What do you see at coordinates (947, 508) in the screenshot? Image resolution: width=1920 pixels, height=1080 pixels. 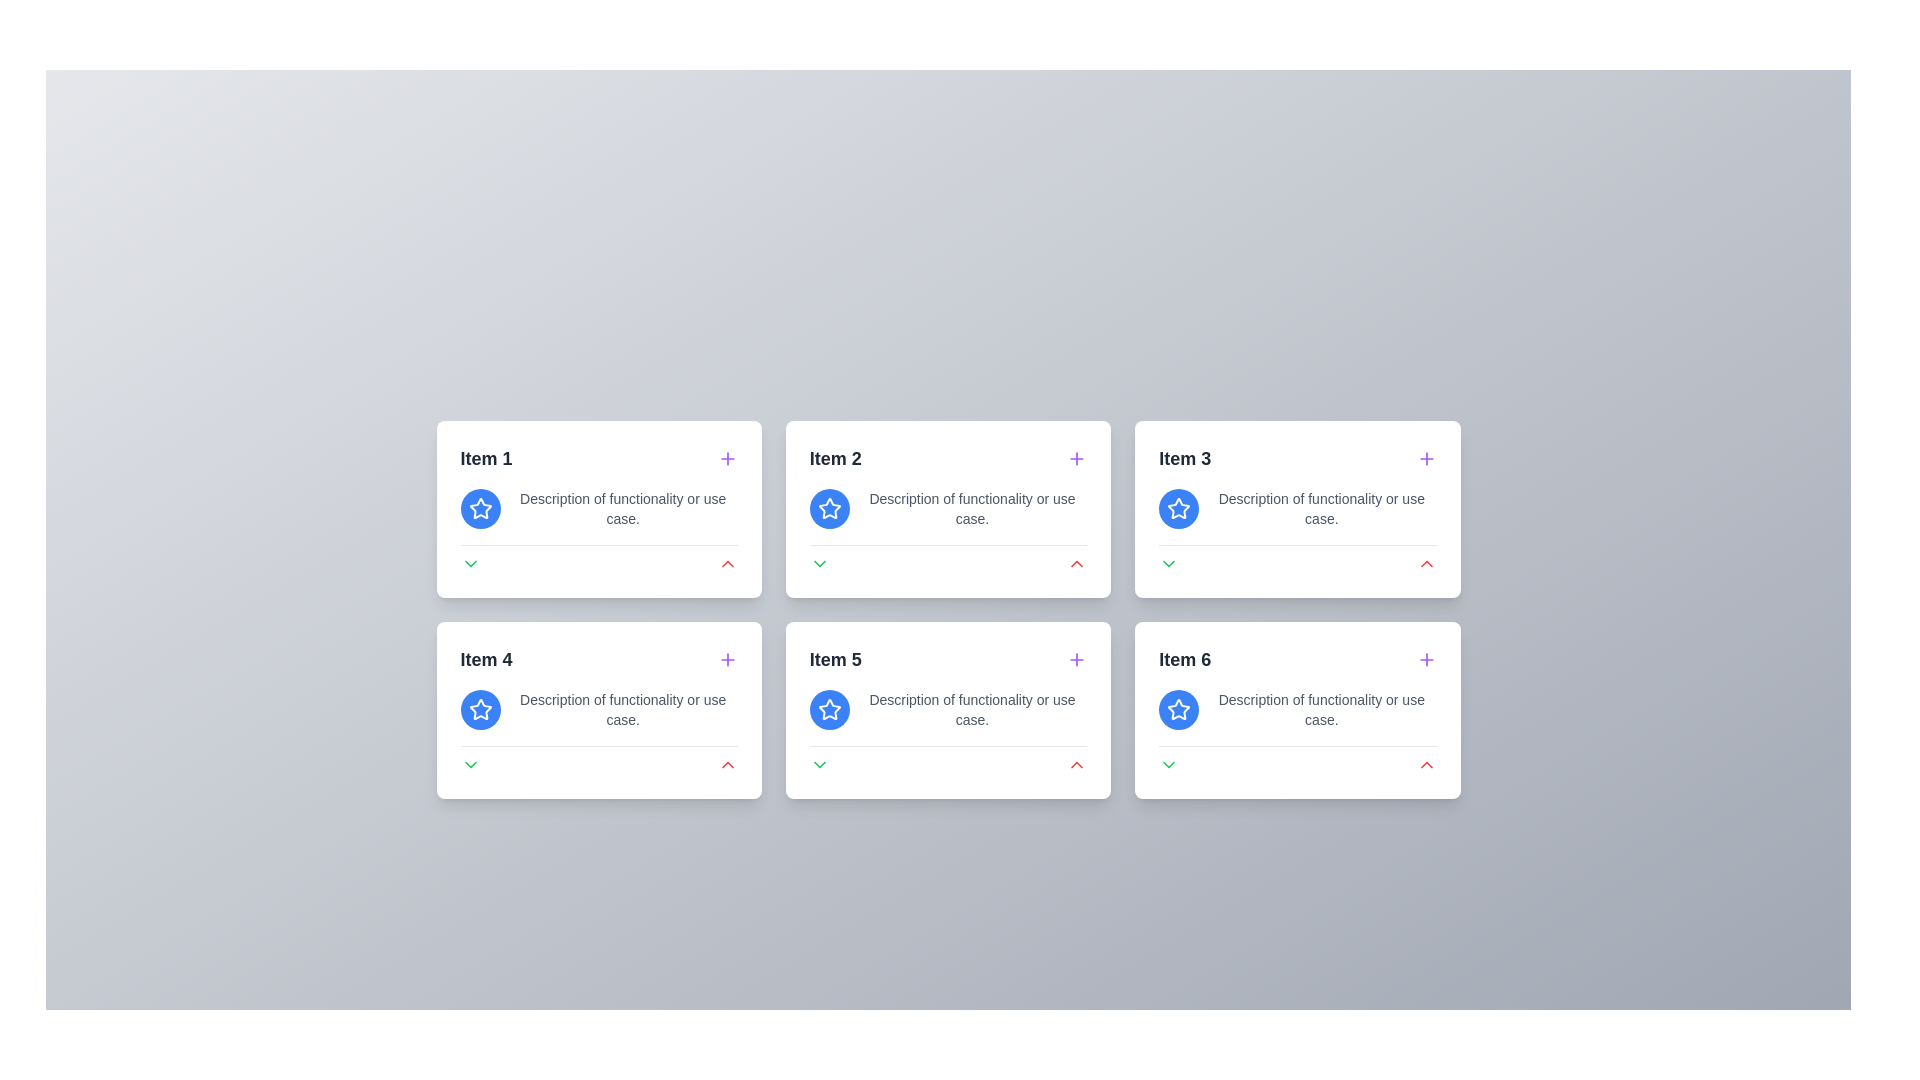 I see `the informational card displaying the title 'Item 2', which is the second card in the first row of the grid layout` at bounding box center [947, 508].